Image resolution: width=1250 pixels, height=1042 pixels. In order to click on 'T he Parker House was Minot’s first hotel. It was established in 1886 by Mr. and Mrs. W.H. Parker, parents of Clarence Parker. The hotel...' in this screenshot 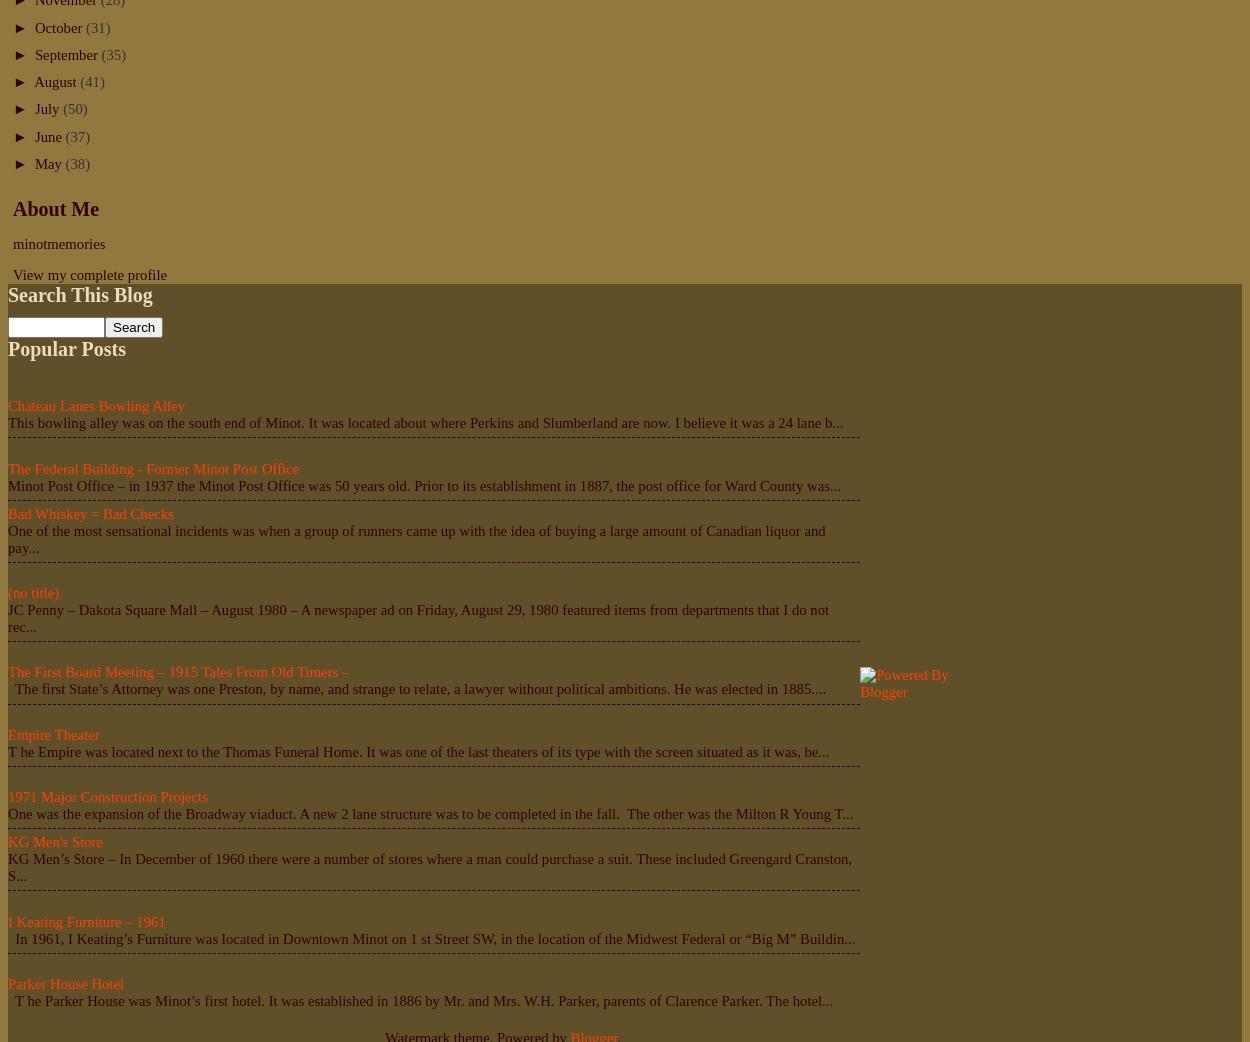, I will do `click(8, 1000)`.